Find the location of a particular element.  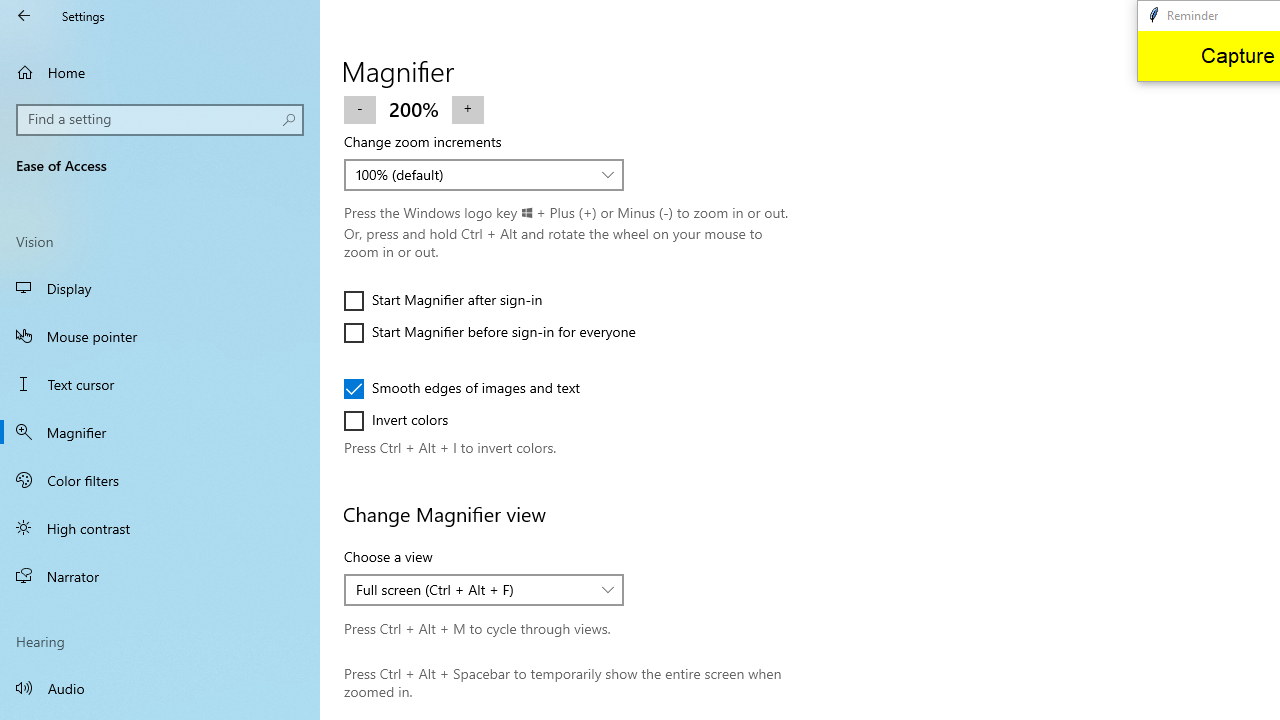

'Full screen (Ctrl + Alt + F)' is located at coordinates (472, 588).